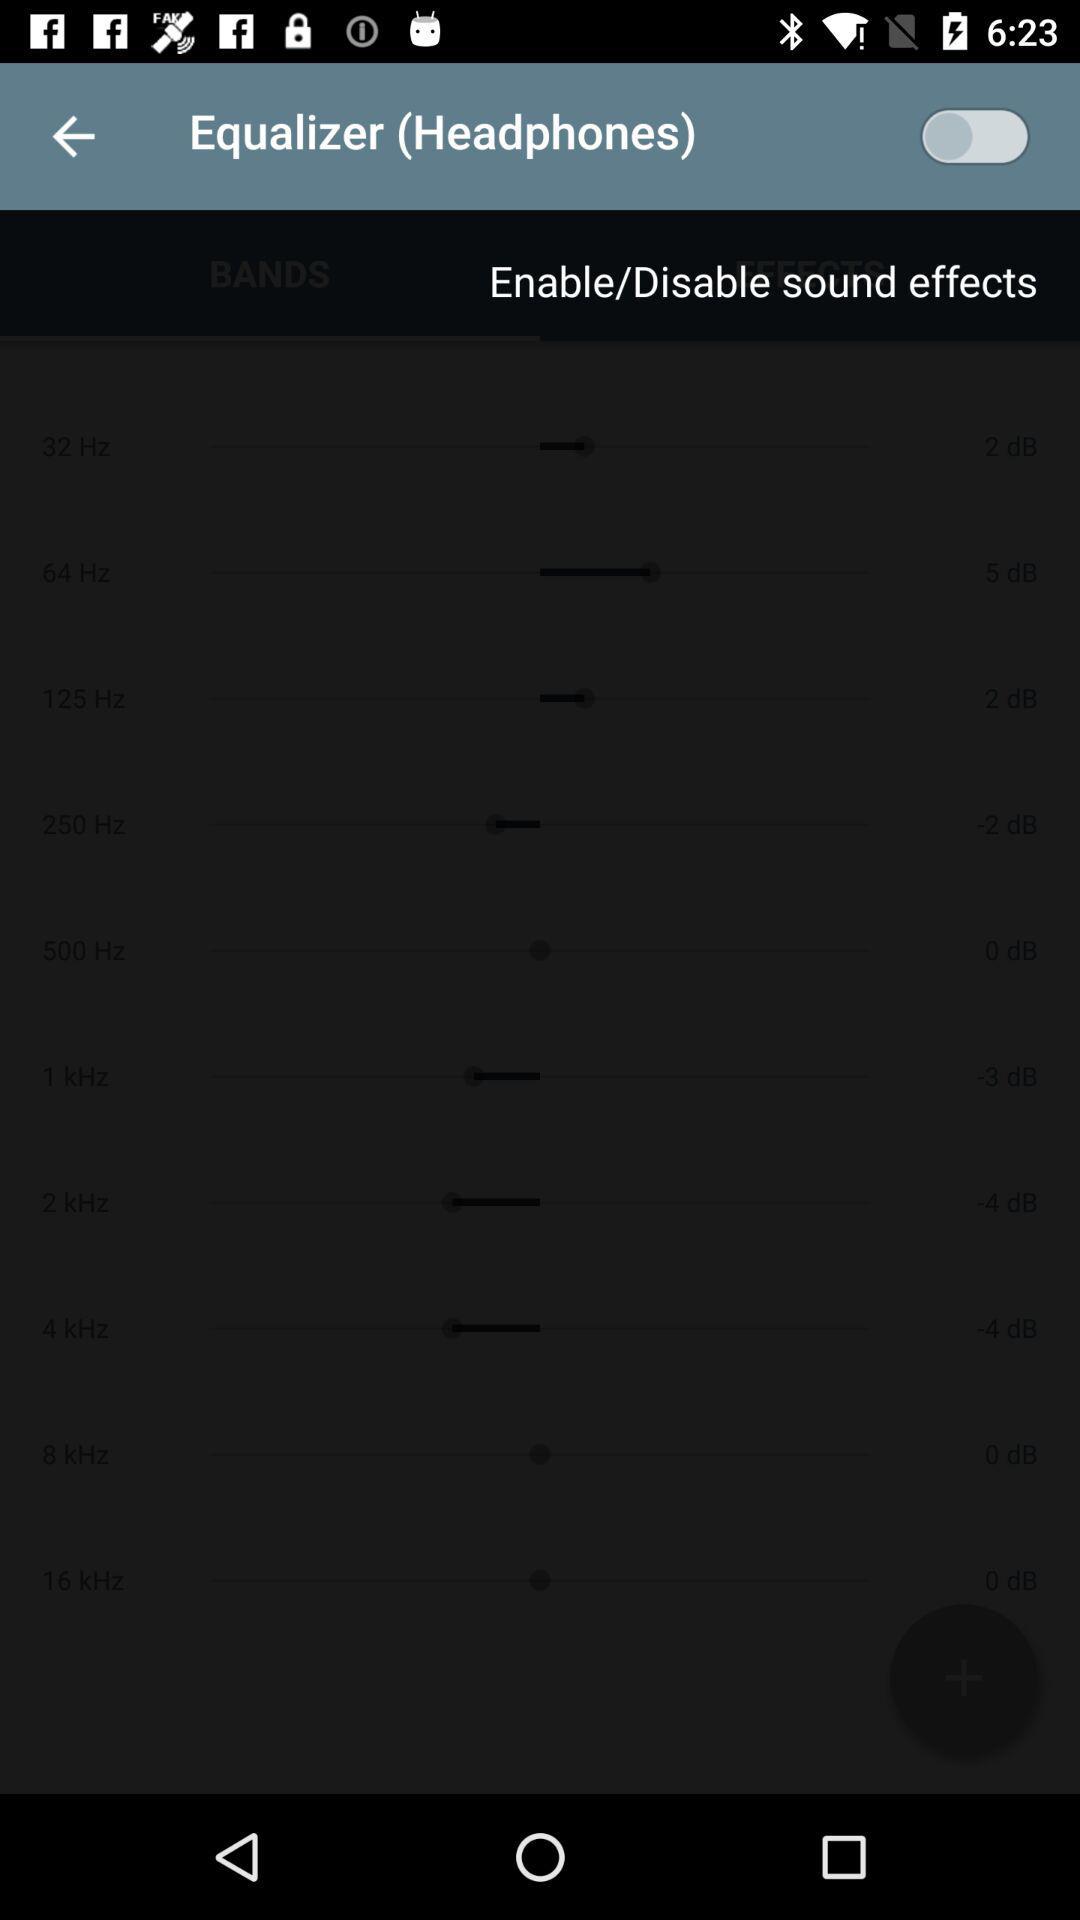 The image size is (1080, 1920). What do you see at coordinates (962, 1677) in the screenshot?
I see `the add icon` at bounding box center [962, 1677].